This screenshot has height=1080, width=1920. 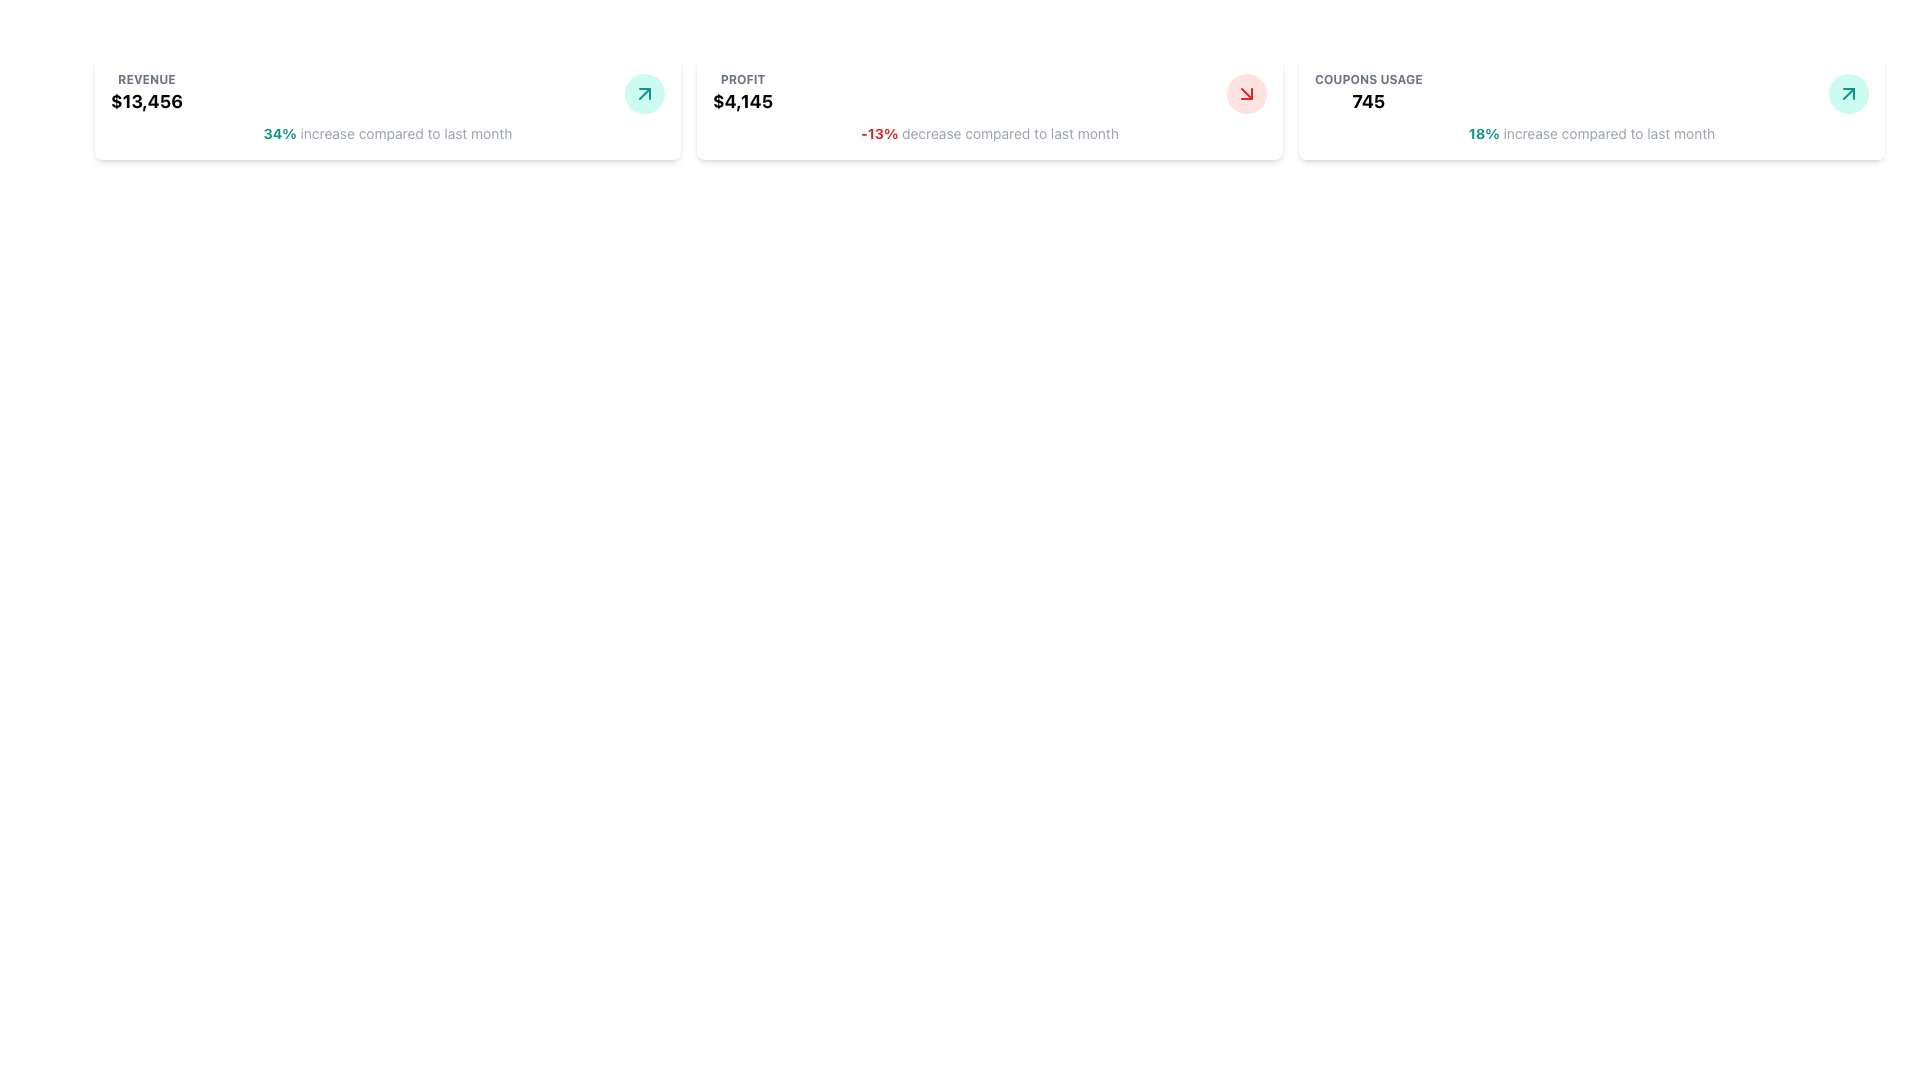 I want to click on the static text displaying the value '$4,145', which is located in the second card beneath the 'PROFIT' label, so click(x=742, y=101).